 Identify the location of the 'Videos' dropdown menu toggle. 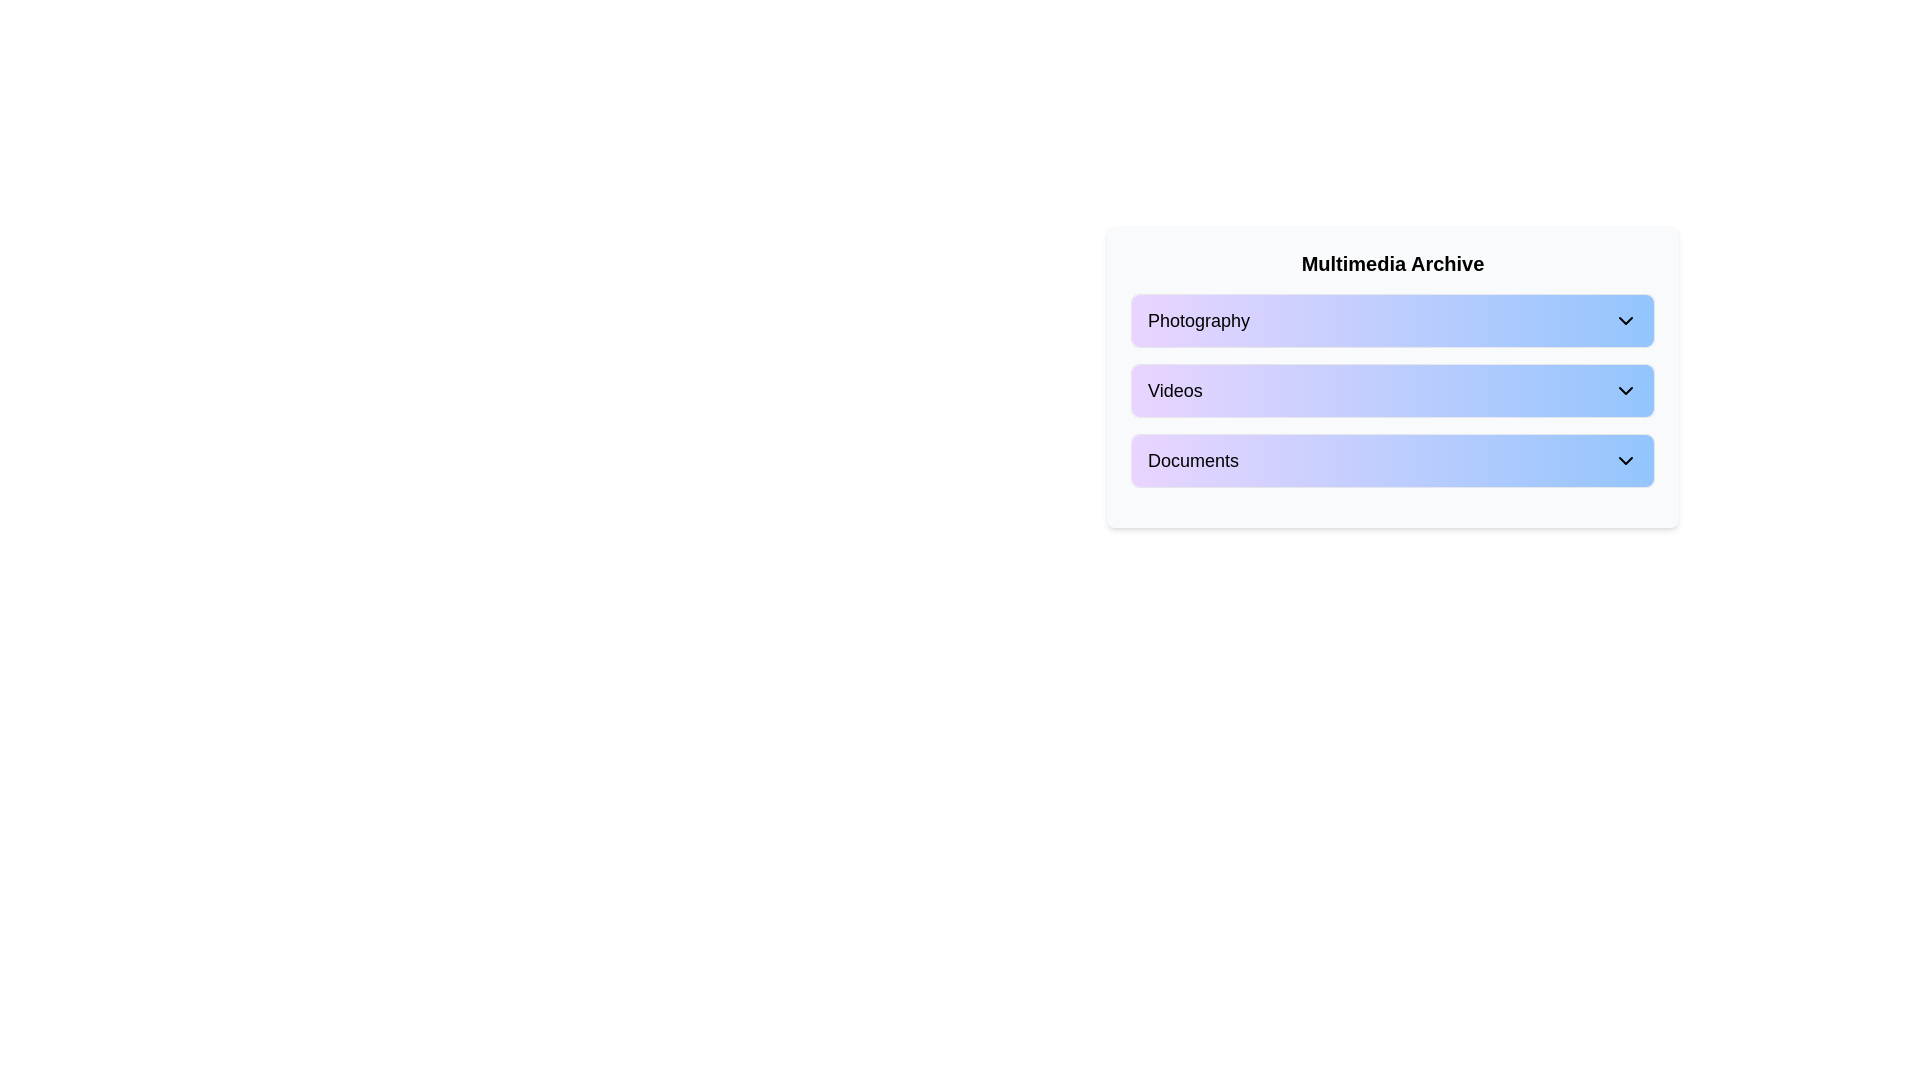
(1391, 390).